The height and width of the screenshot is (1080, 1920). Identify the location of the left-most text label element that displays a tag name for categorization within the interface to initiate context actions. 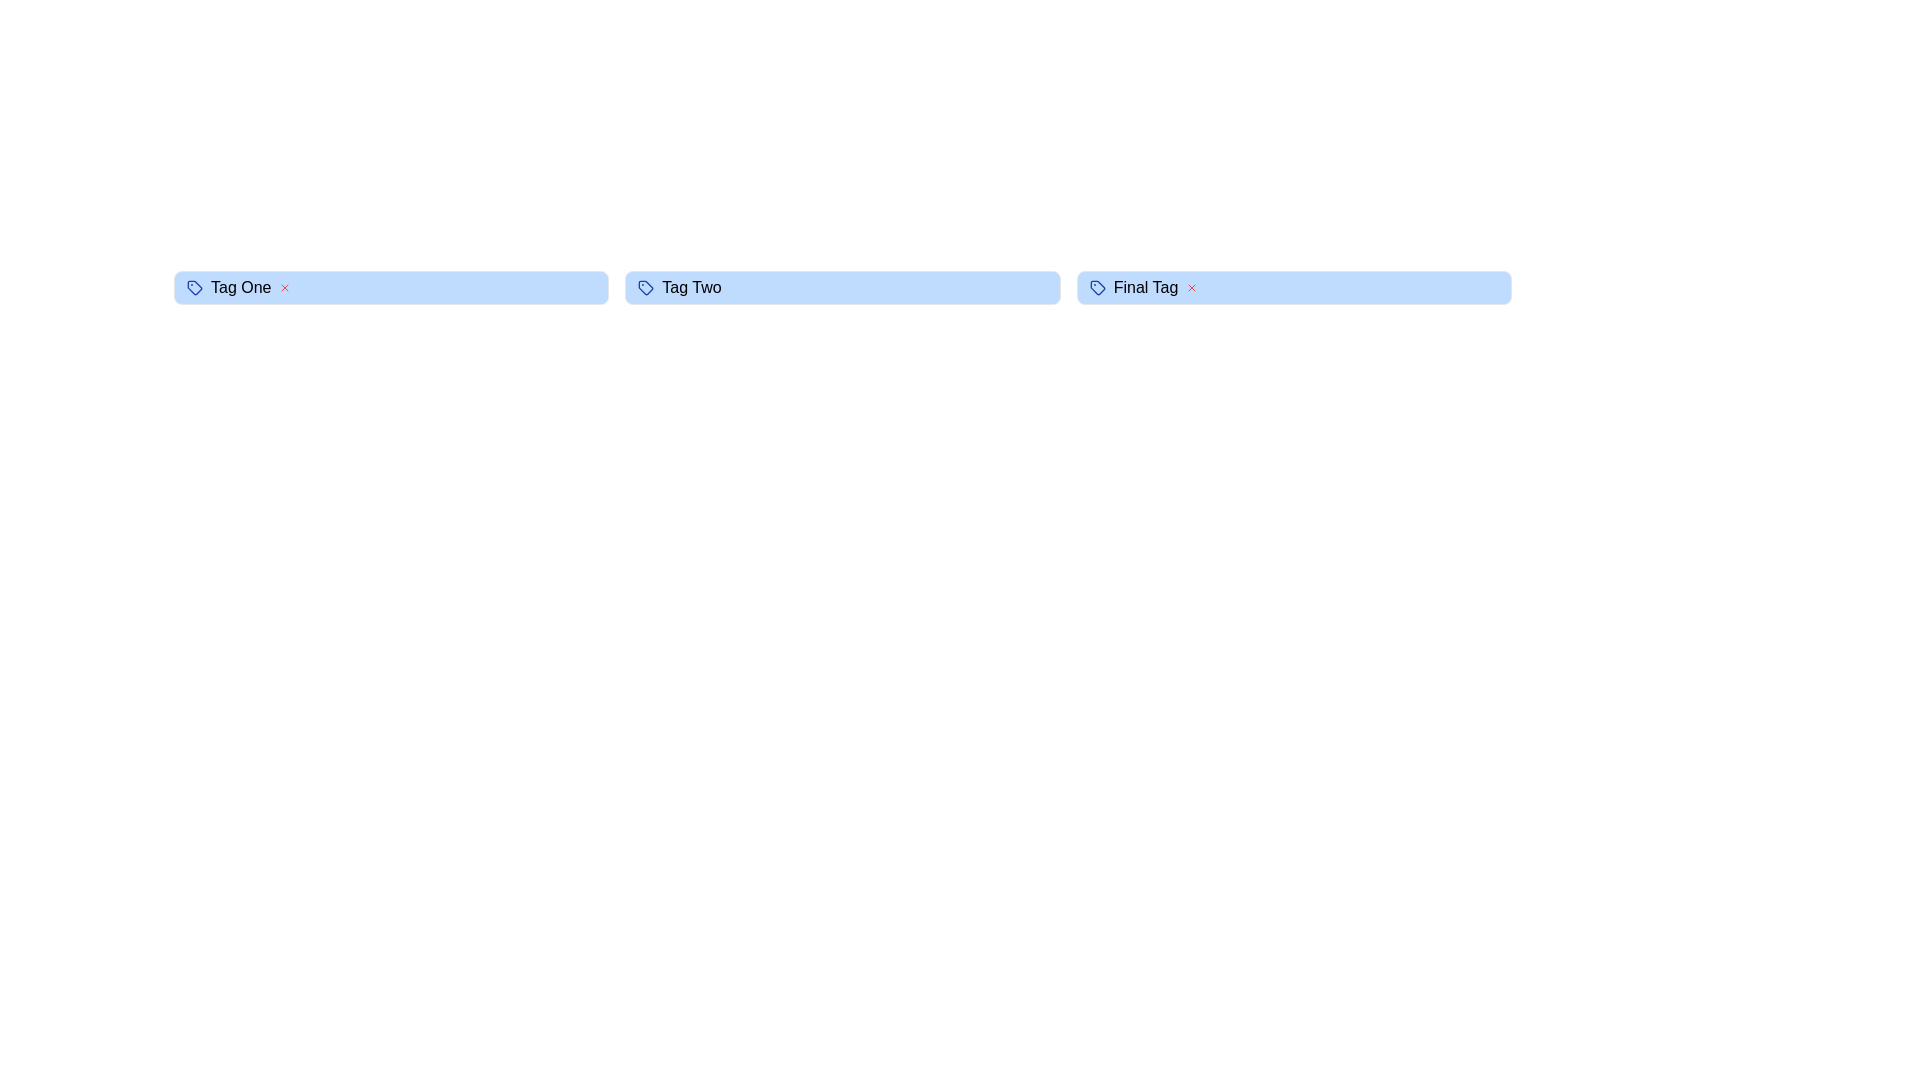
(240, 288).